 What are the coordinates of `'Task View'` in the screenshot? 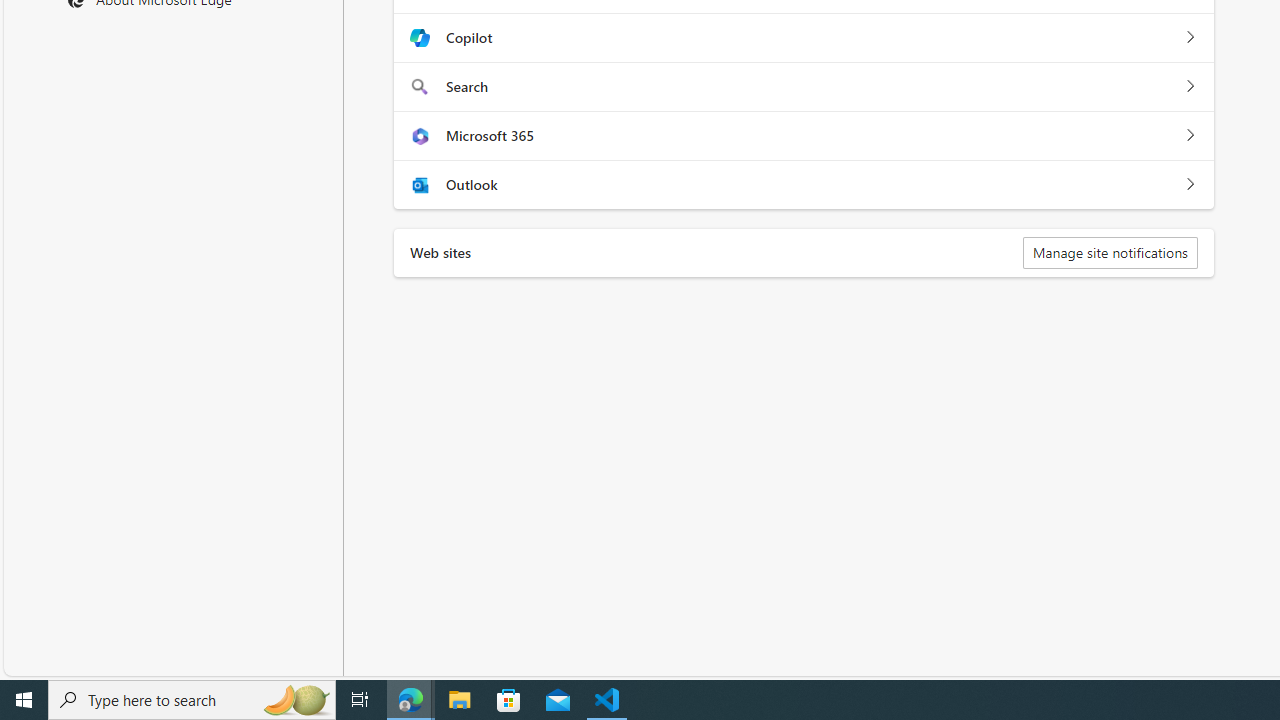 It's located at (359, 698).